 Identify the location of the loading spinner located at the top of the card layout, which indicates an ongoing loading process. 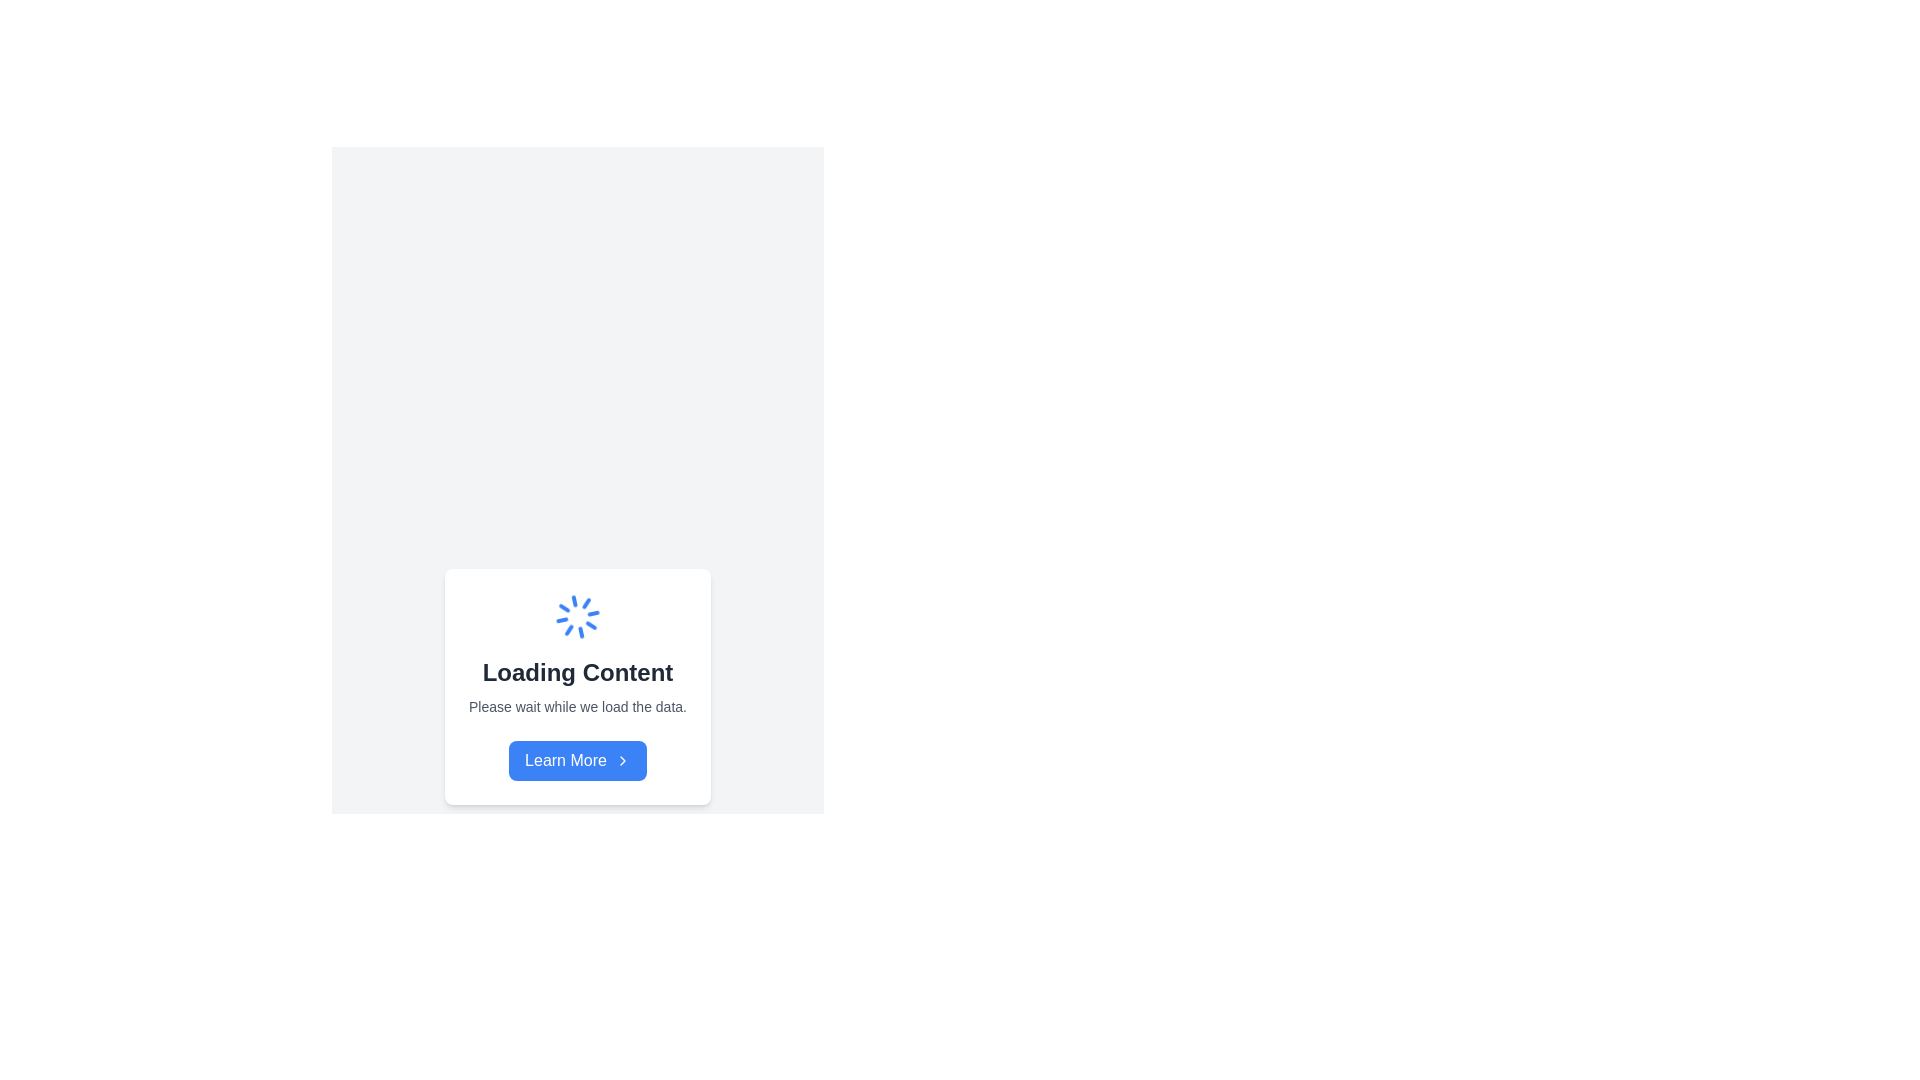
(576, 616).